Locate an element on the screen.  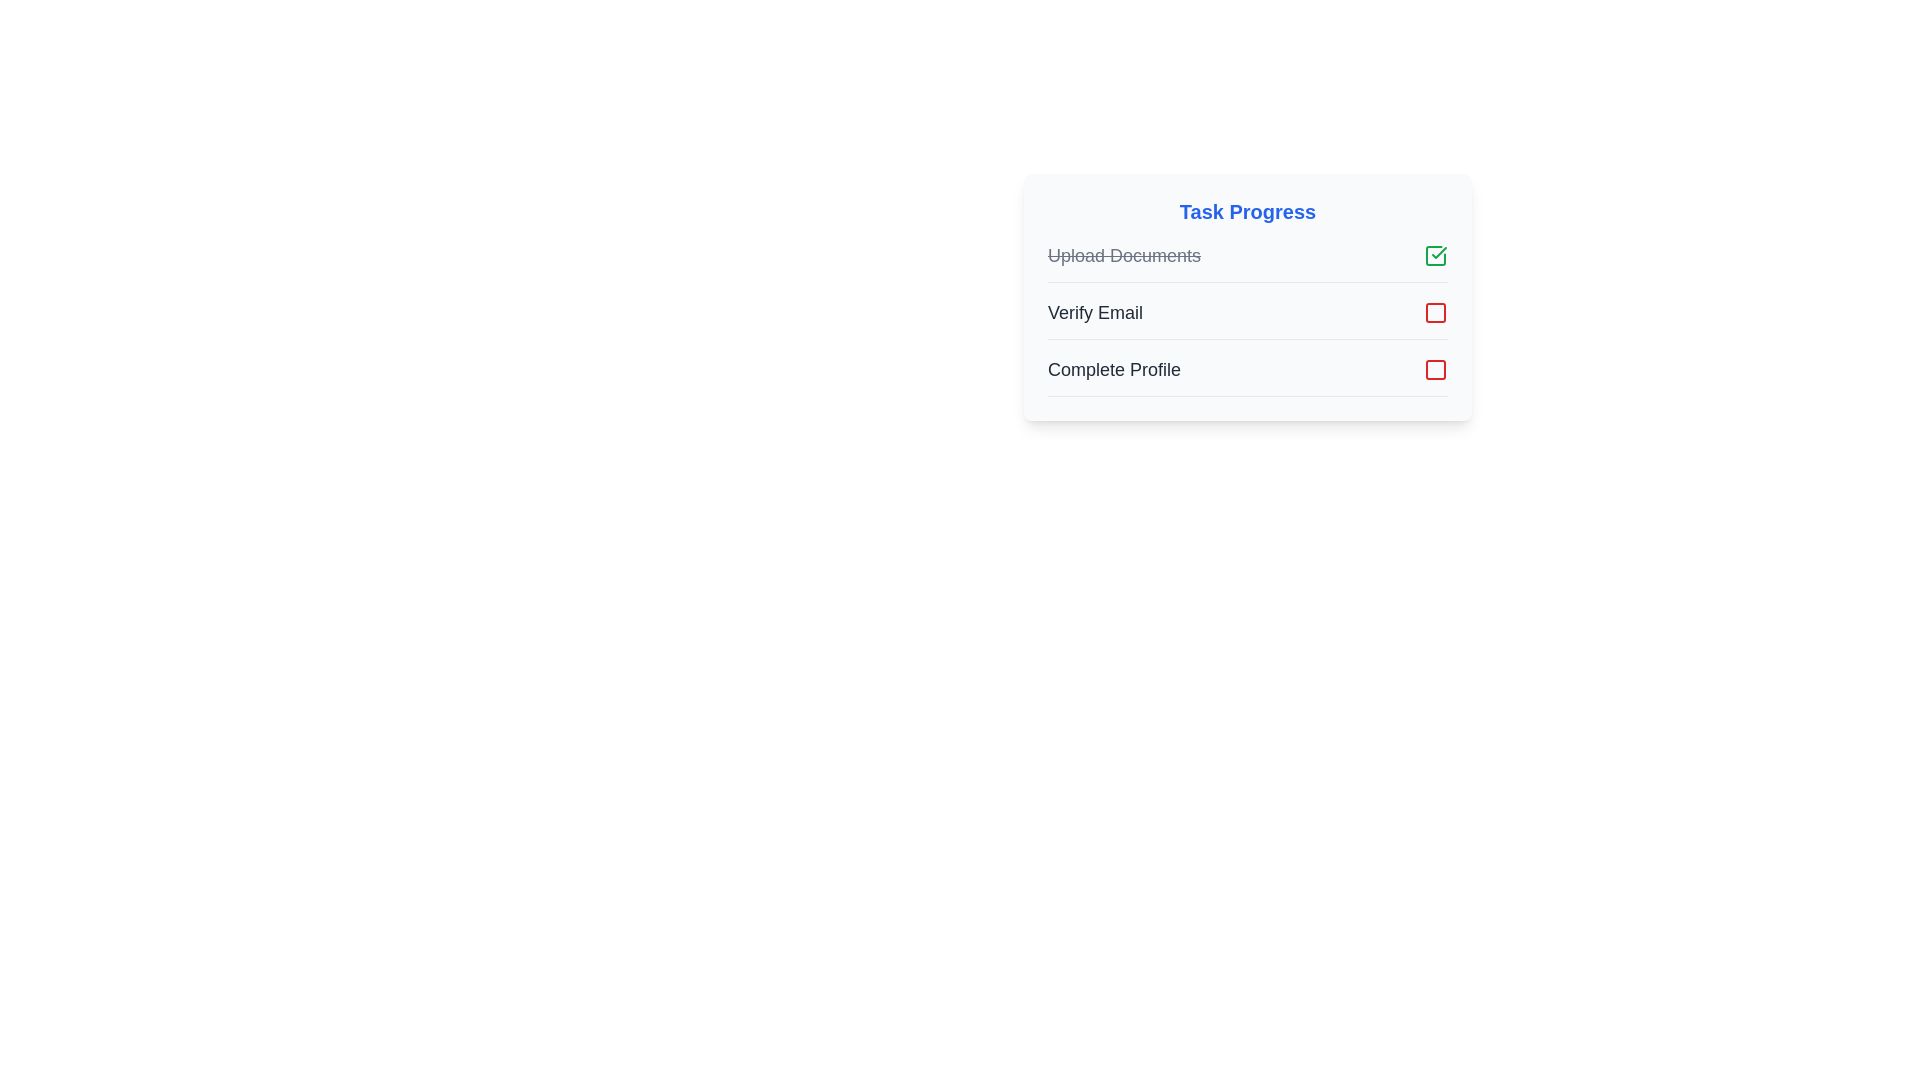
the 'Verify Email' task item in the 'Task Progress' section is located at coordinates (1247, 318).